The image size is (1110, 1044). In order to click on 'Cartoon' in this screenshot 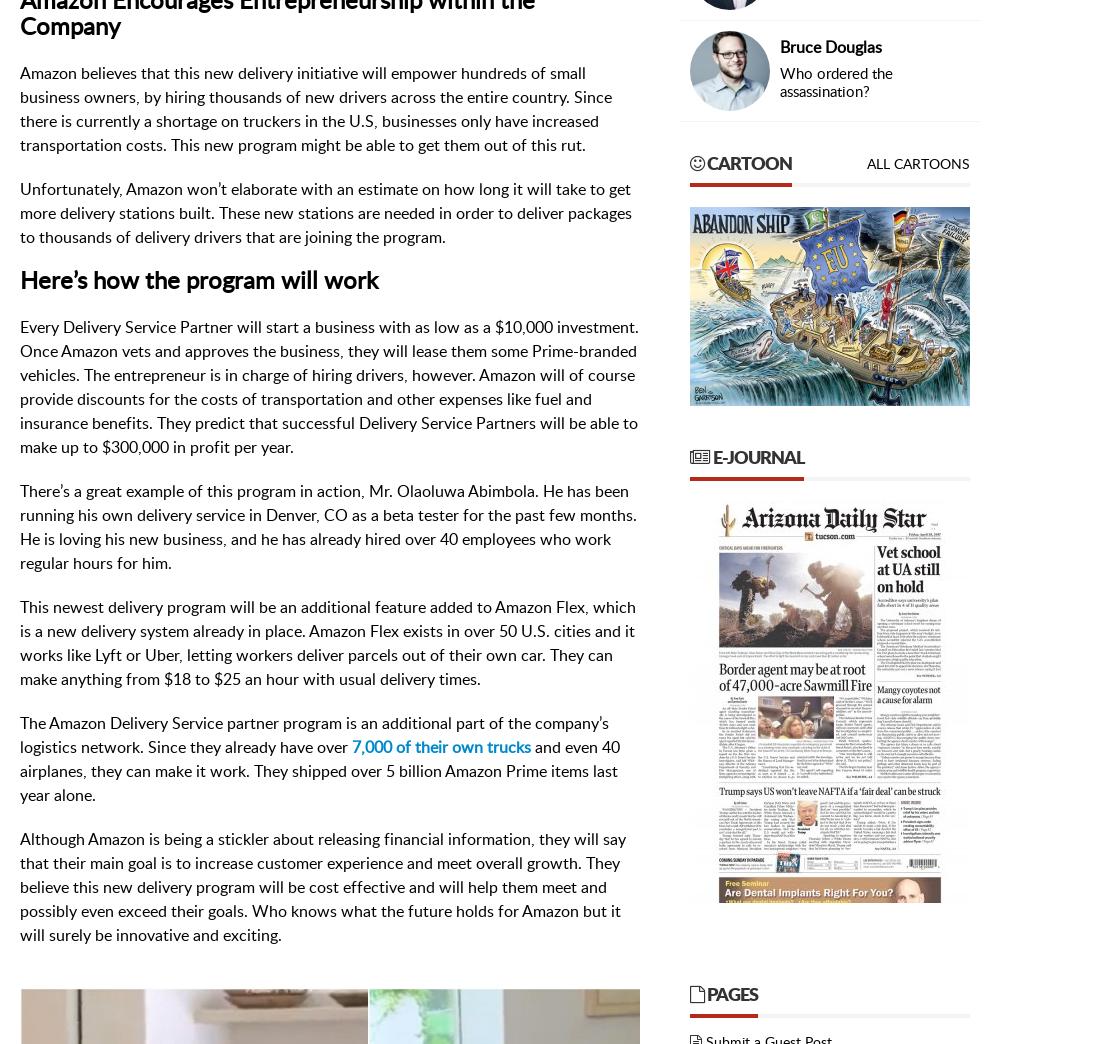, I will do `click(747, 163)`.